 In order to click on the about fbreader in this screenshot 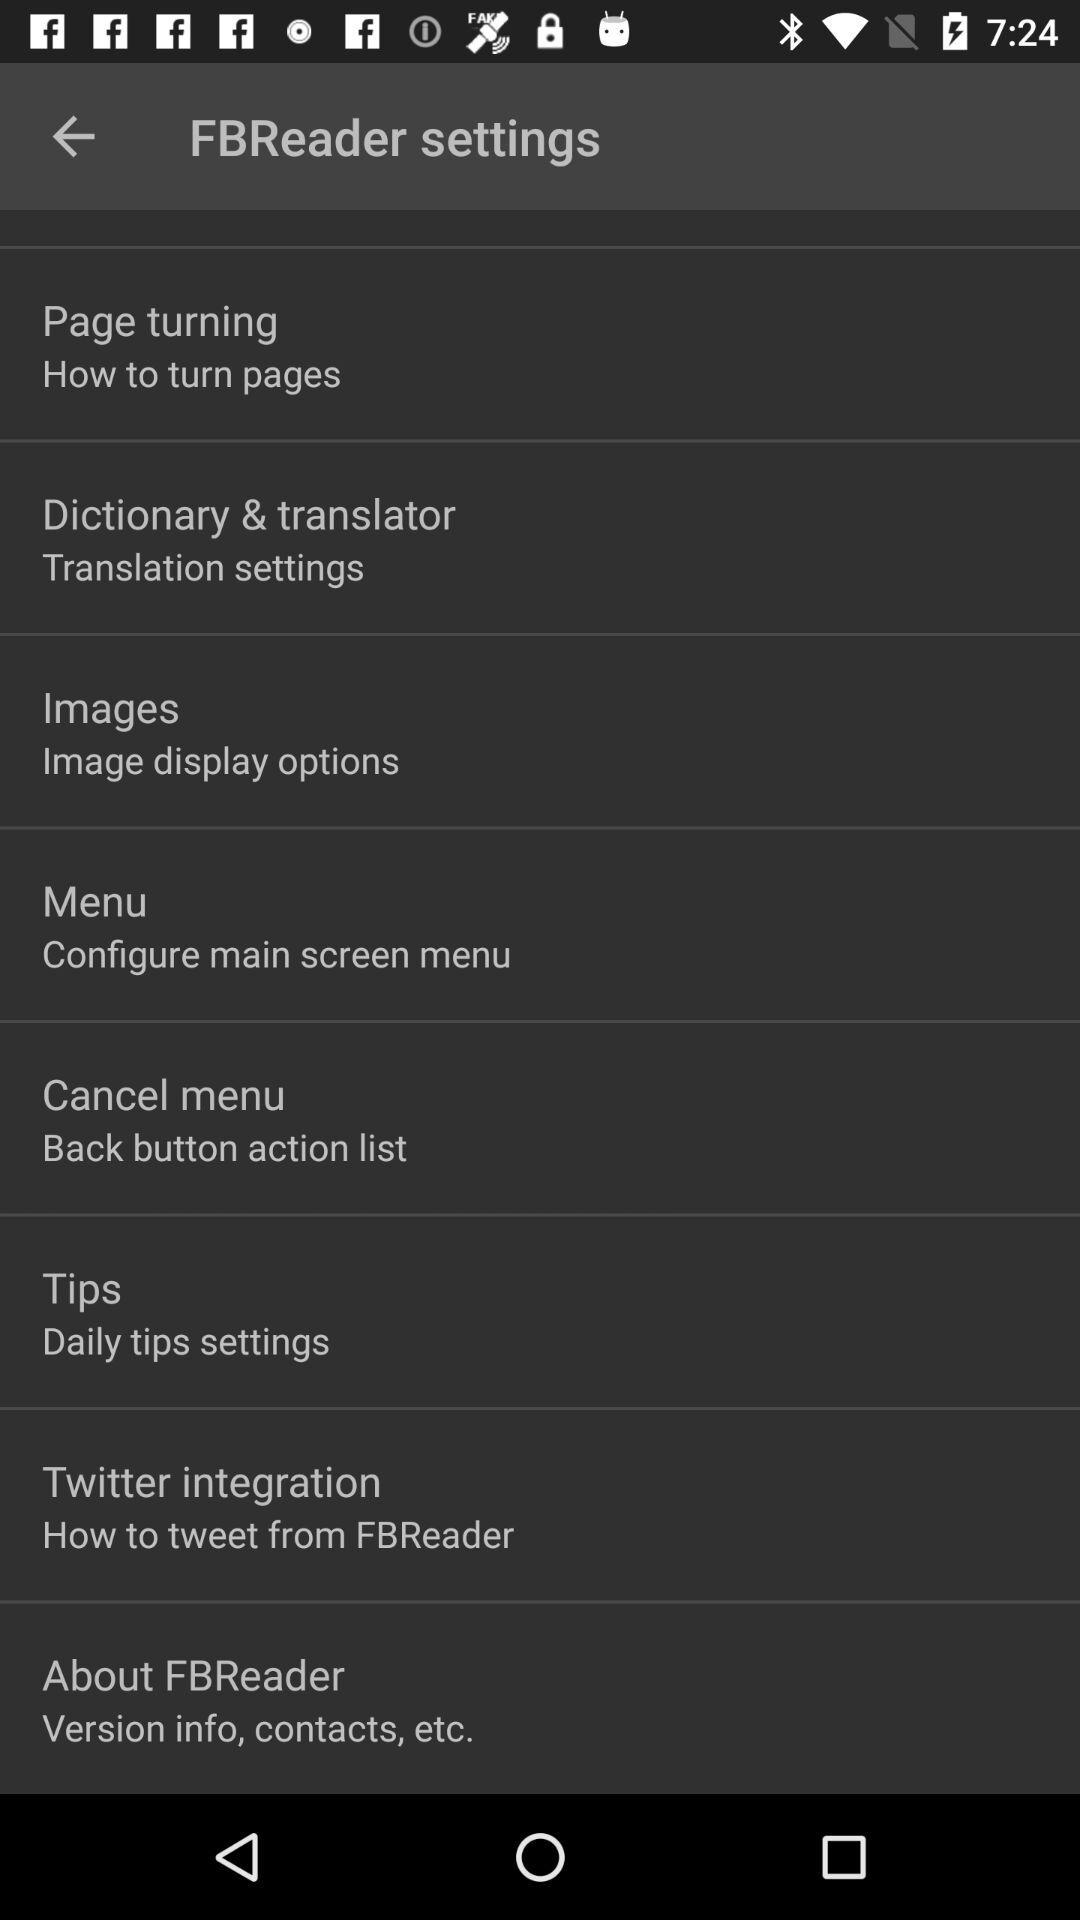, I will do `click(193, 1674)`.